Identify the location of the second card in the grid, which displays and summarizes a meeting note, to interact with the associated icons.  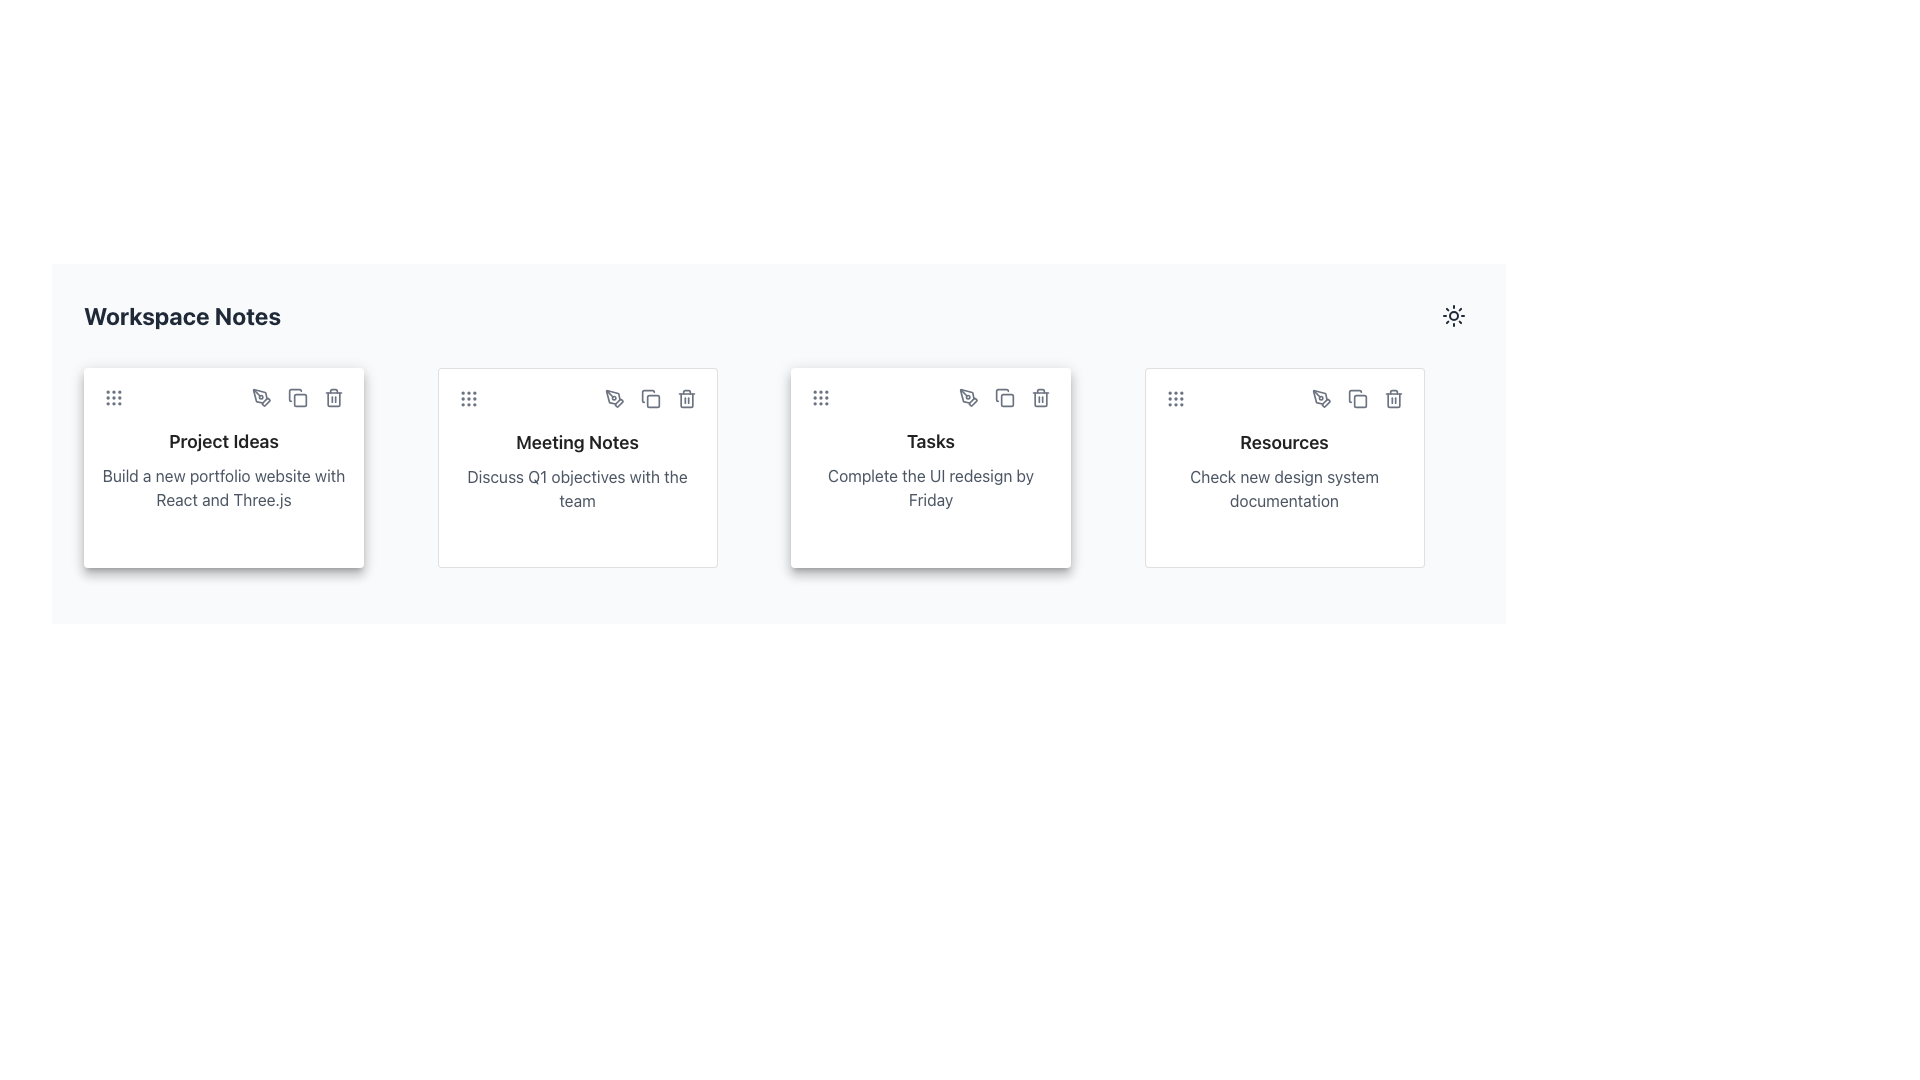
(576, 467).